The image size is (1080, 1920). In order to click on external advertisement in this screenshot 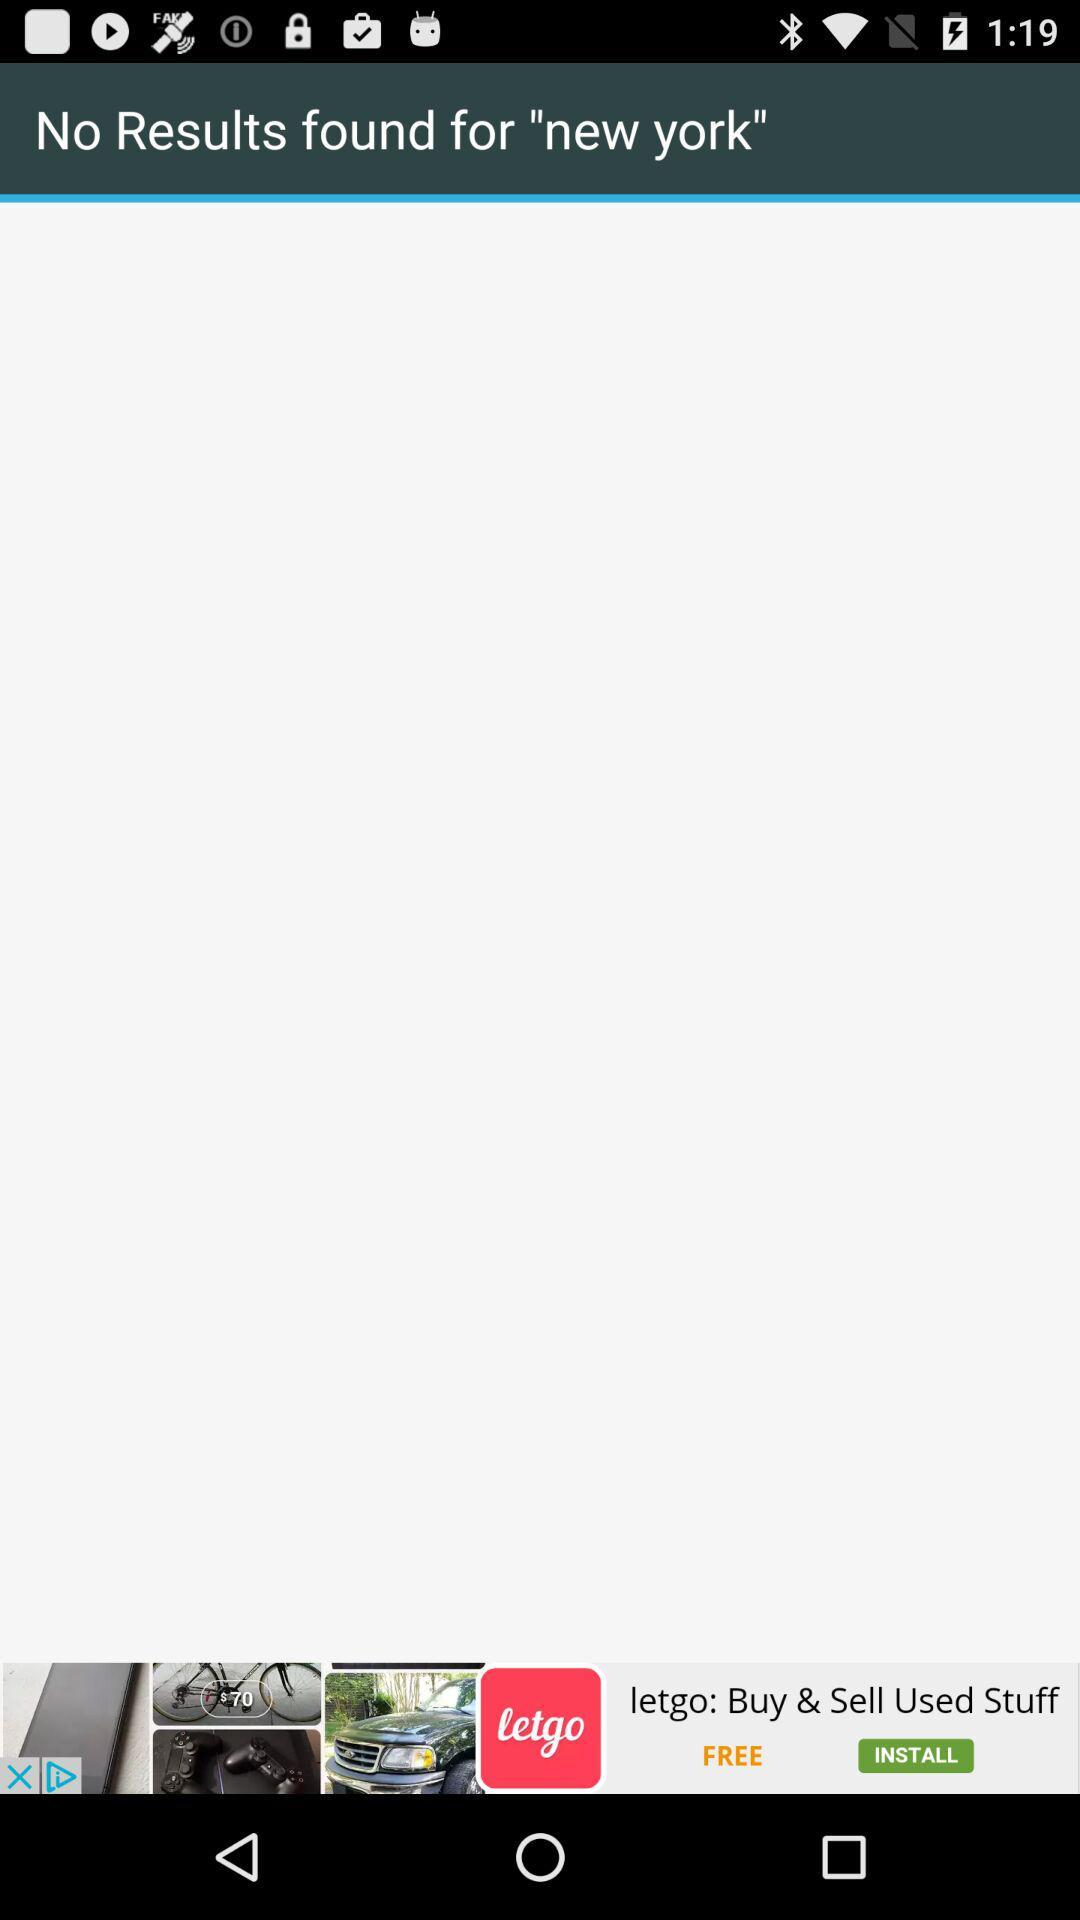, I will do `click(540, 1727)`.